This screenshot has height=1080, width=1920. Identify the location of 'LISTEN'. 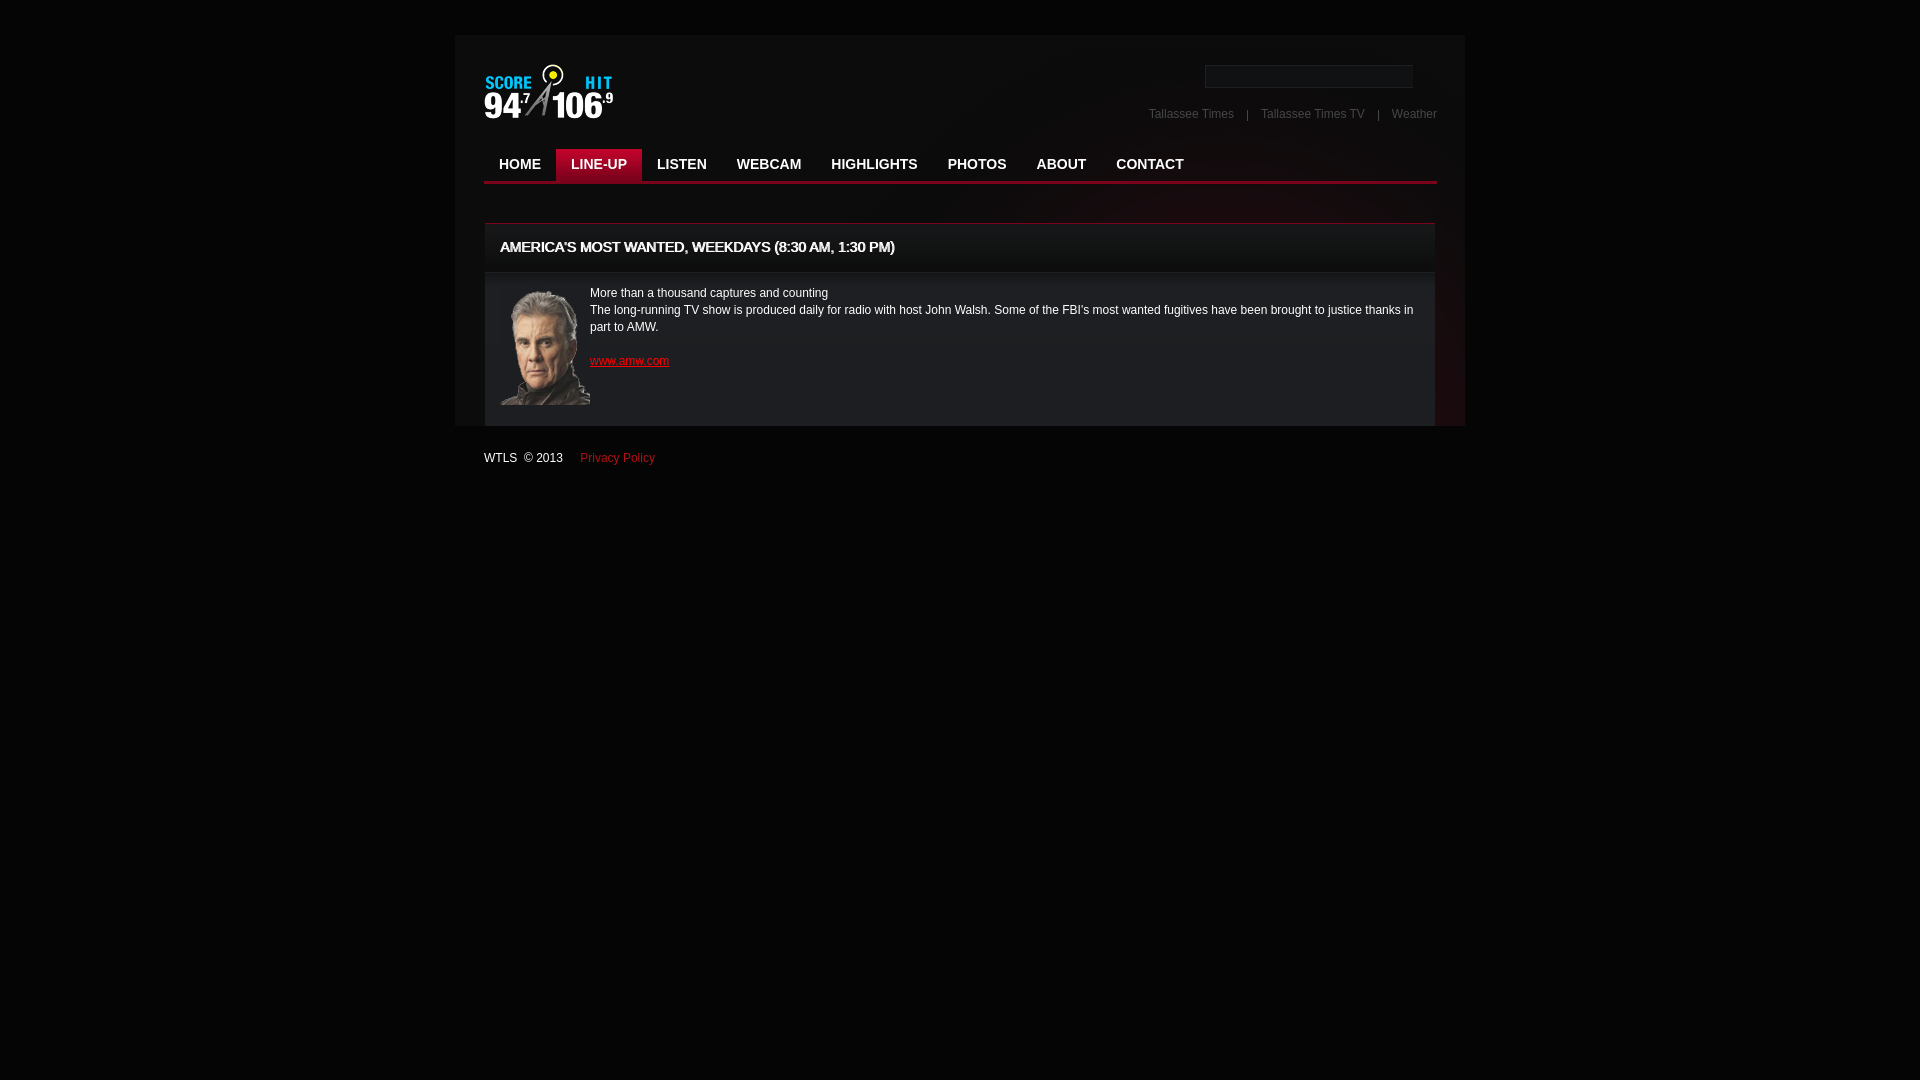
(681, 164).